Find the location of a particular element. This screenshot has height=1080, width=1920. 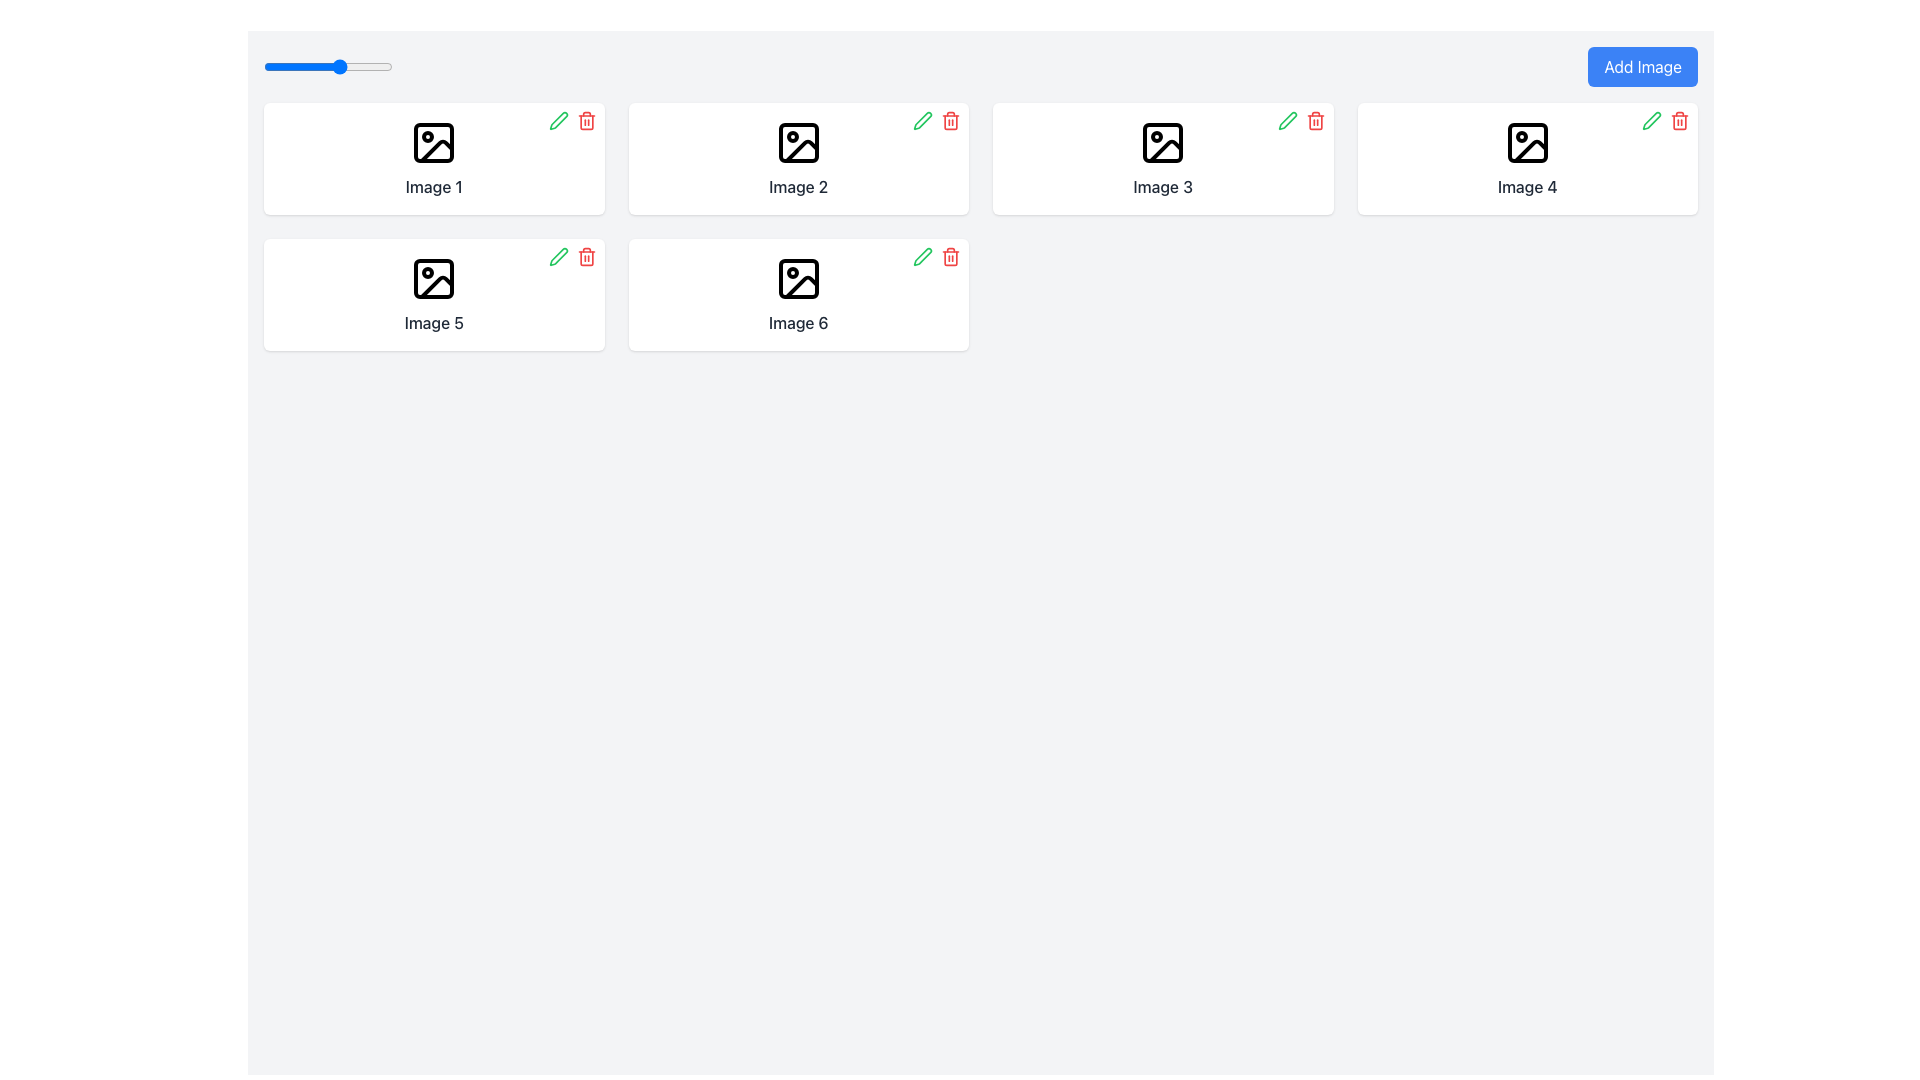

the red trash bin icon in the top right corner of the card labeled 'Image 5' is located at coordinates (571, 256).